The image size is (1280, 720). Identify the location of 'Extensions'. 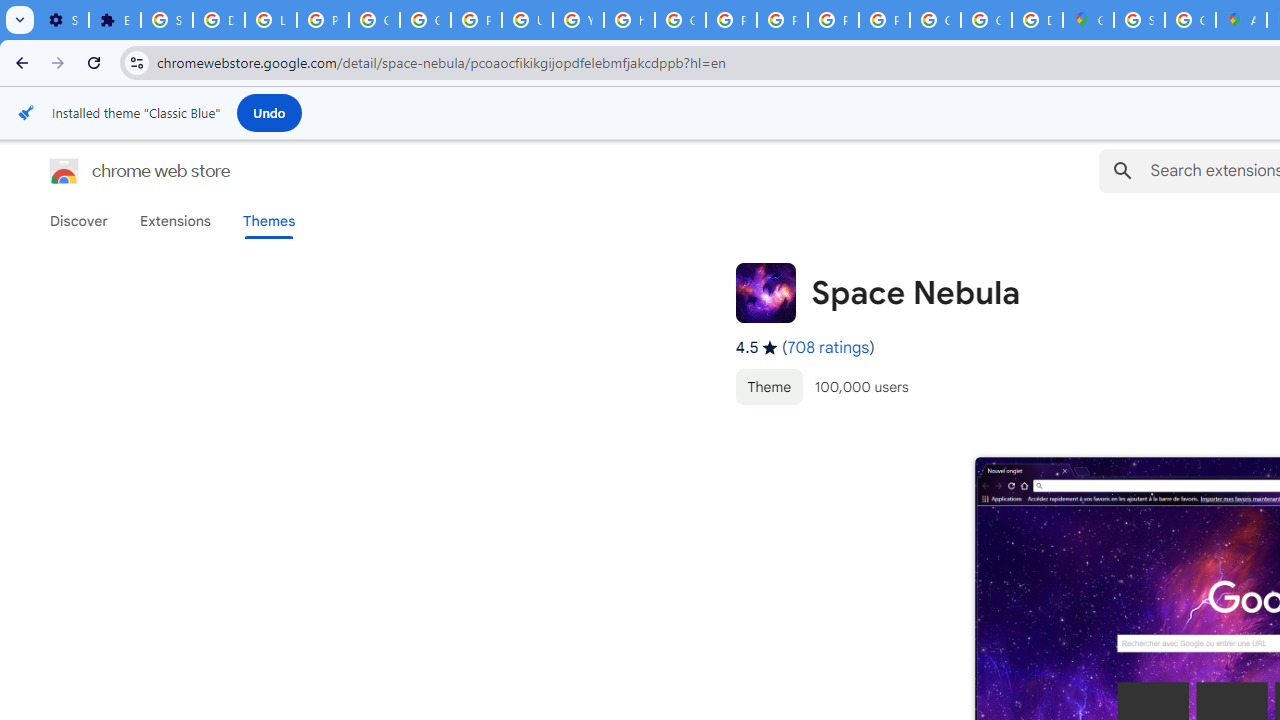
(174, 221).